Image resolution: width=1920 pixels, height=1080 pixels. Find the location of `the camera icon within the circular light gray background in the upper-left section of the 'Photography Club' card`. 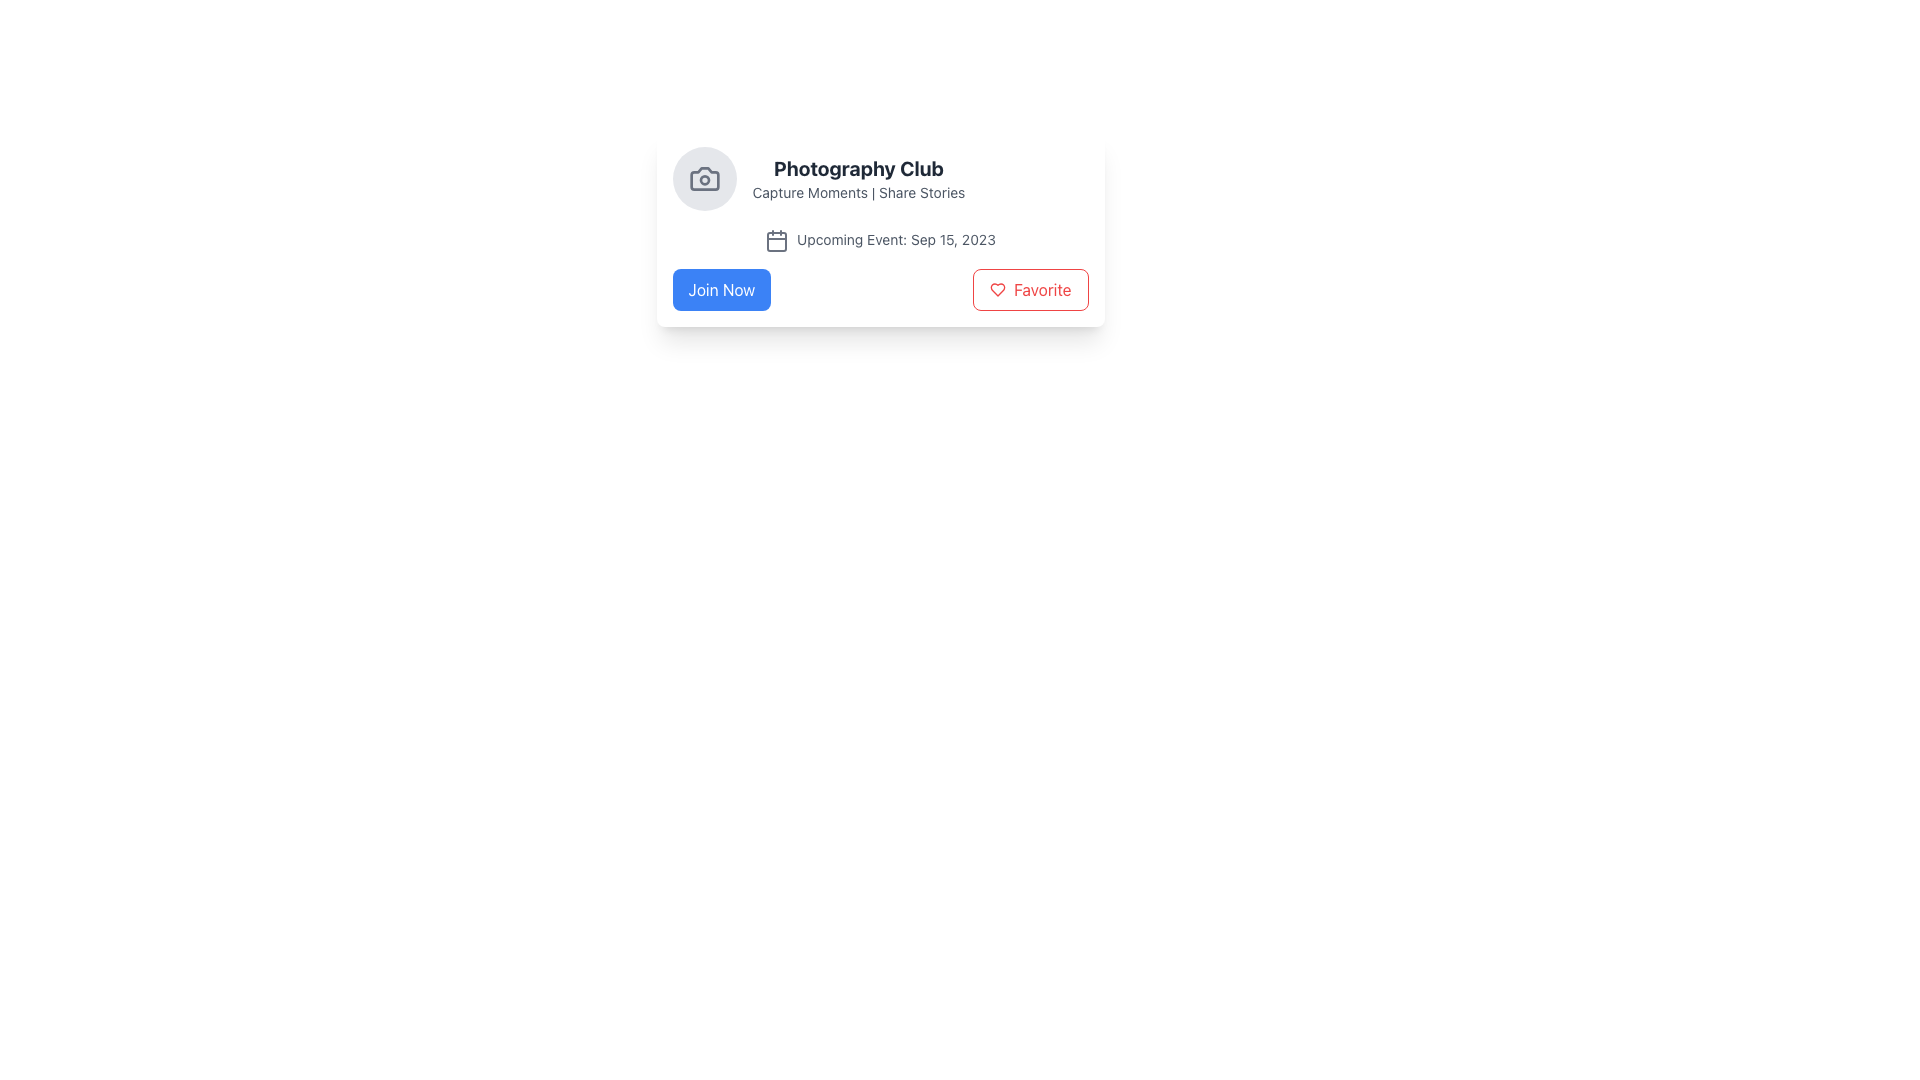

the camera icon within the circular light gray background in the upper-left section of the 'Photography Club' card is located at coordinates (704, 177).